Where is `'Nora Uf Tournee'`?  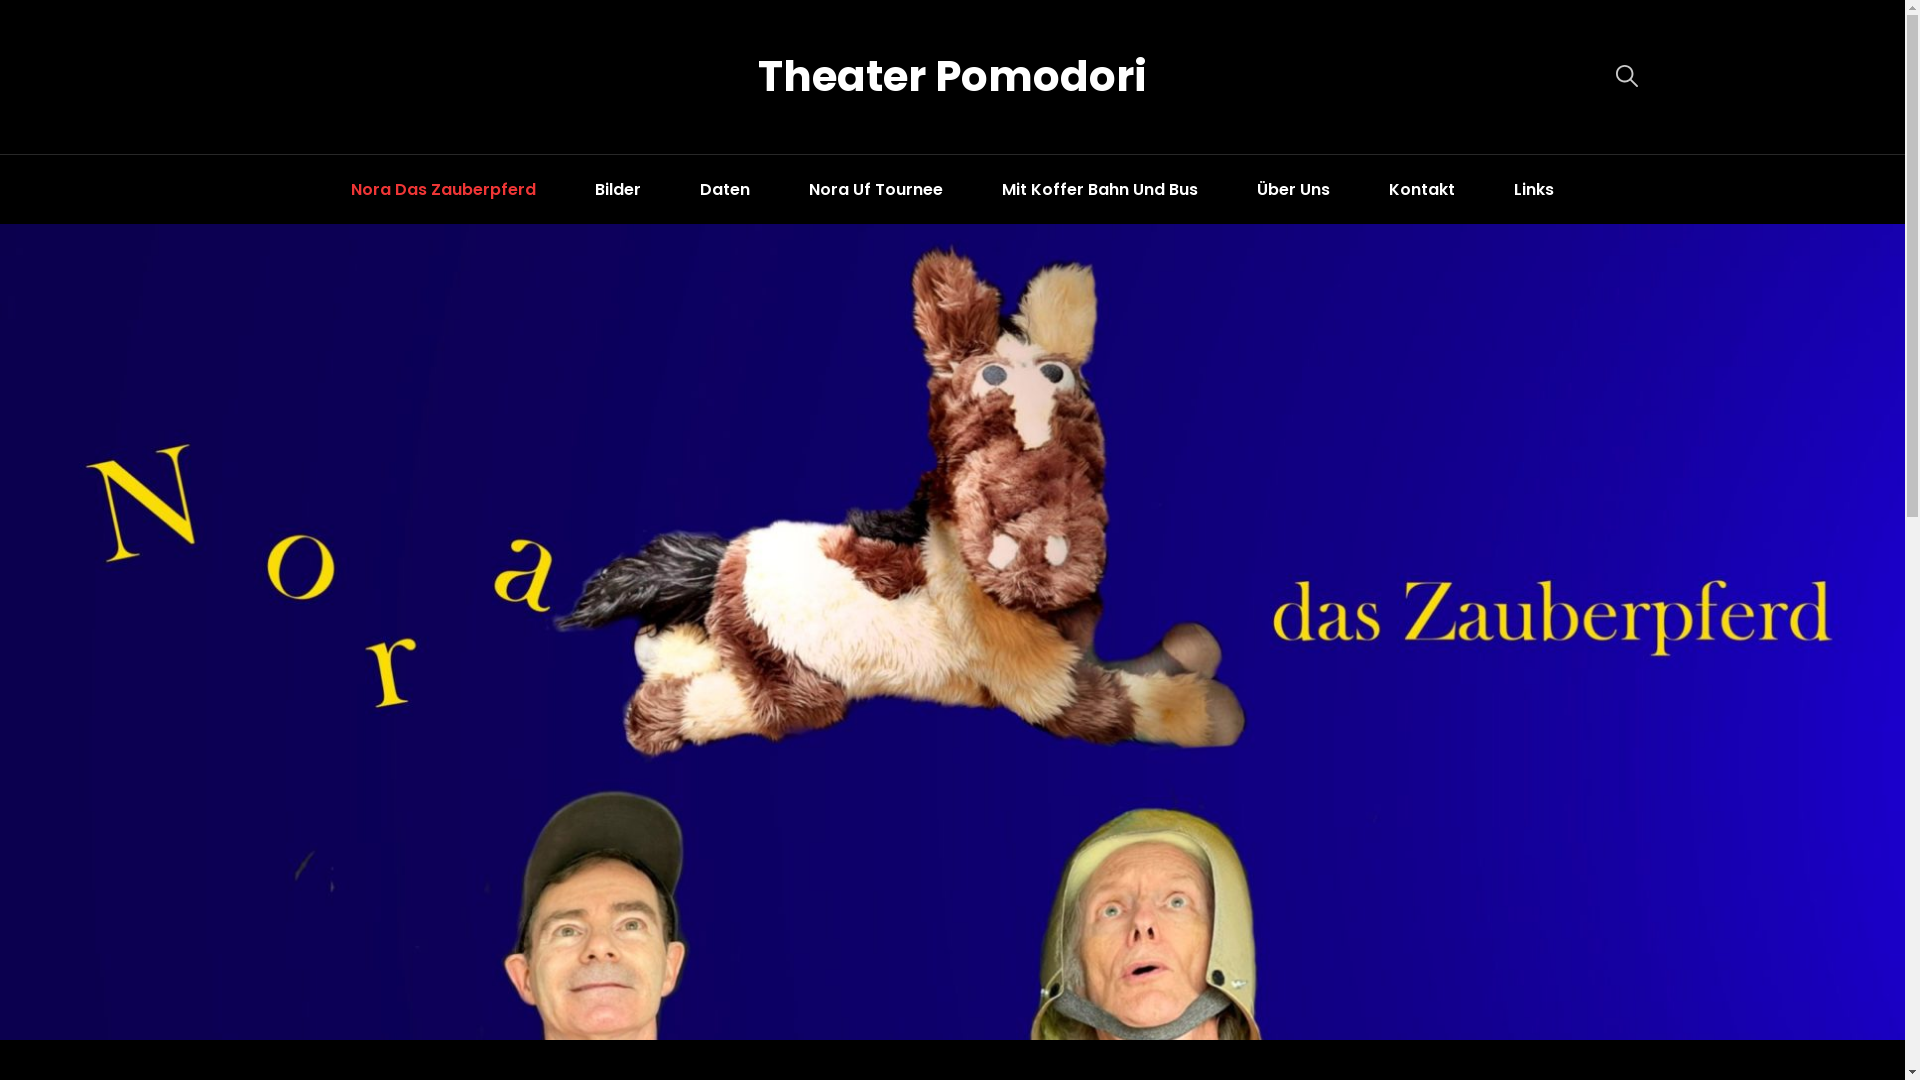
'Nora Uf Tournee' is located at coordinates (876, 189).